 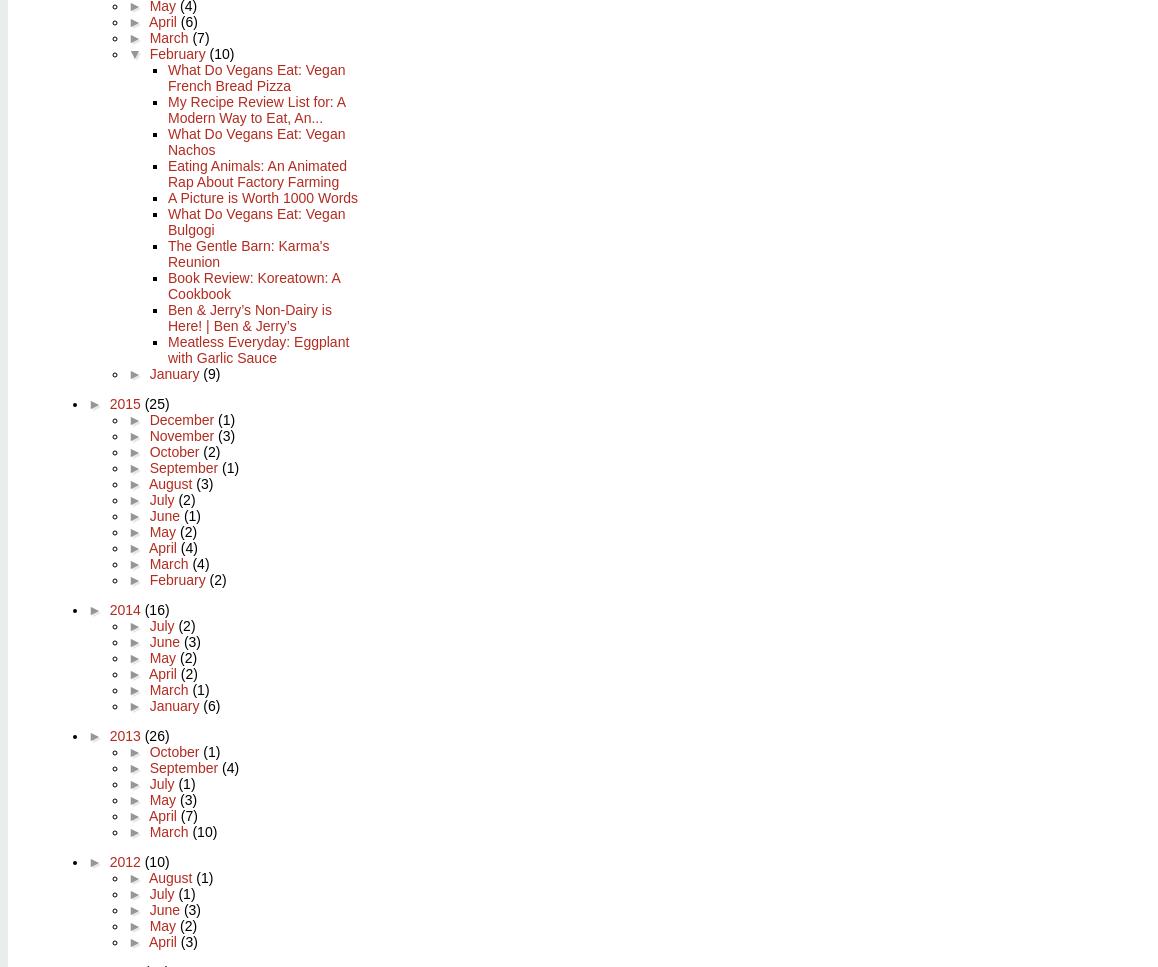 What do you see at coordinates (255, 76) in the screenshot?
I see `'What Do Vegans Eat:  Vegan French Bread Pizza'` at bounding box center [255, 76].